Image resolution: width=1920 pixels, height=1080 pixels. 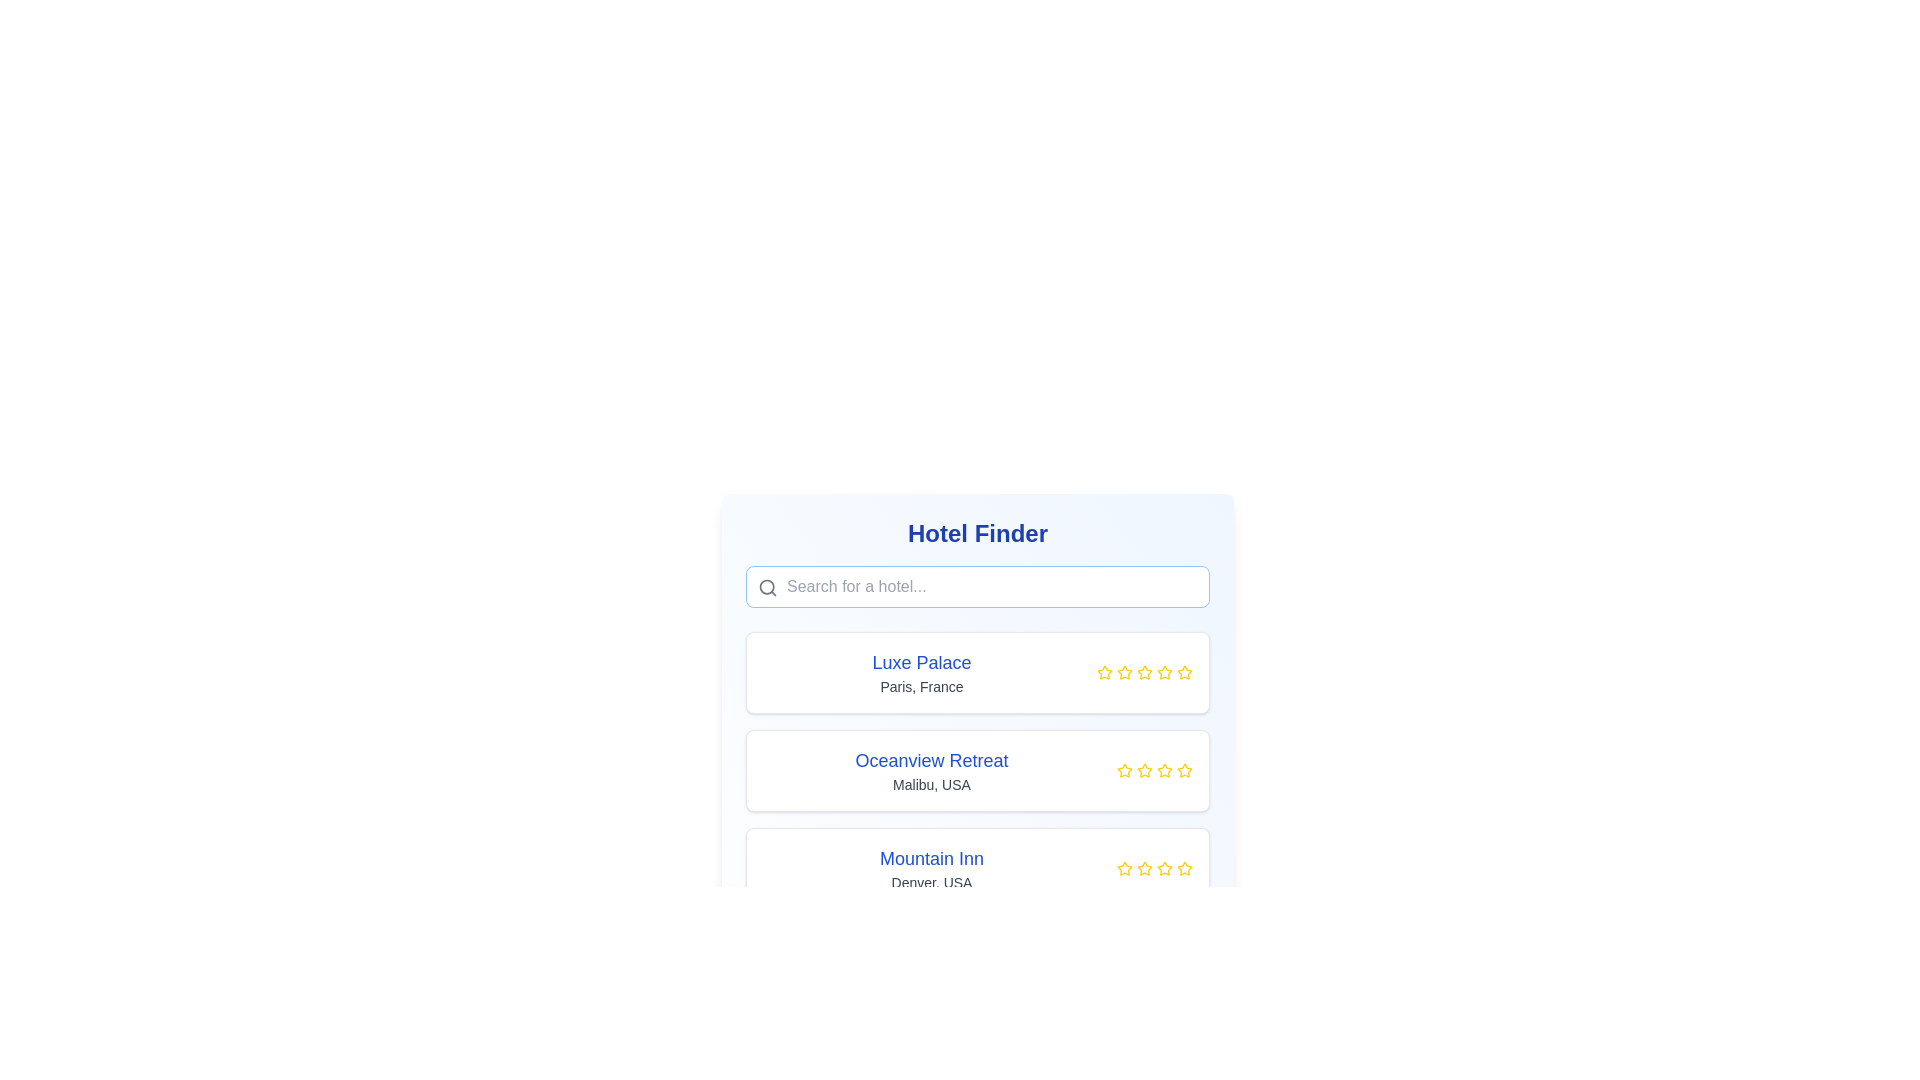 What do you see at coordinates (1165, 770) in the screenshot?
I see `the fifth star in the star rating system to indicate a rating for 'Oceanview Retreat, Malibu, USA'` at bounding box center [1165, 770].